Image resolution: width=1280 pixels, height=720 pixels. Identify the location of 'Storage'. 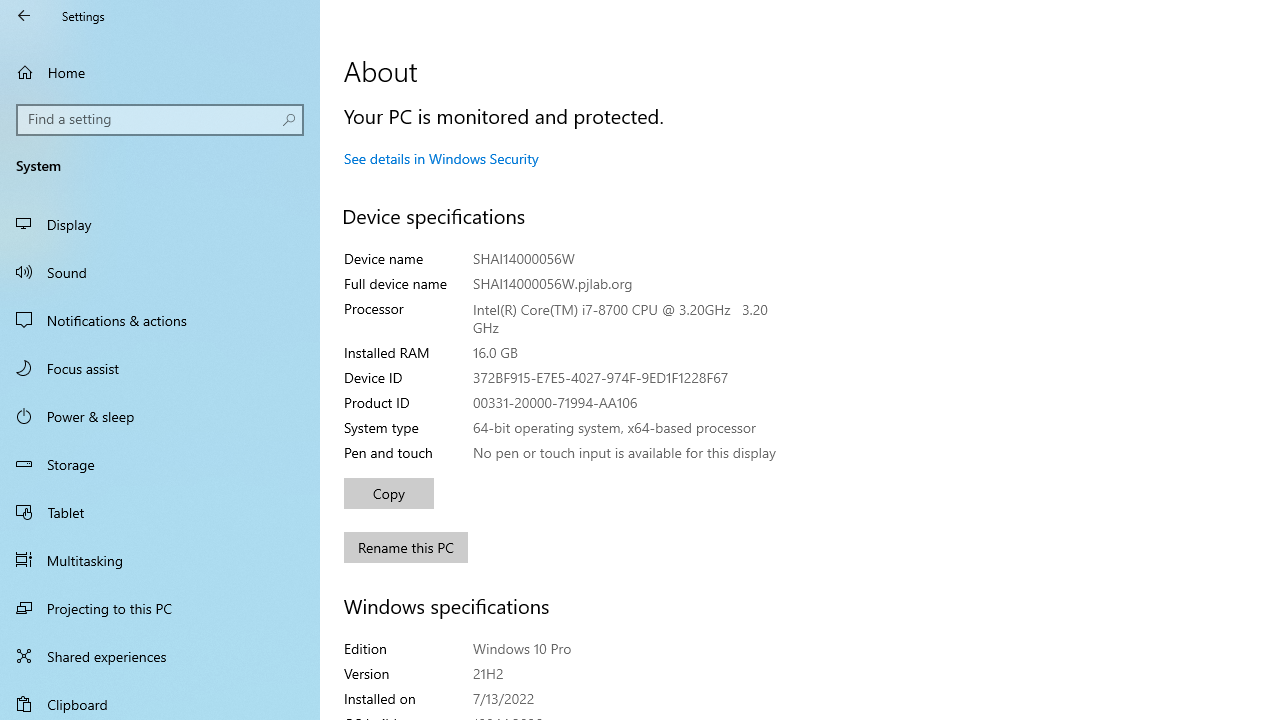
(160, 464).